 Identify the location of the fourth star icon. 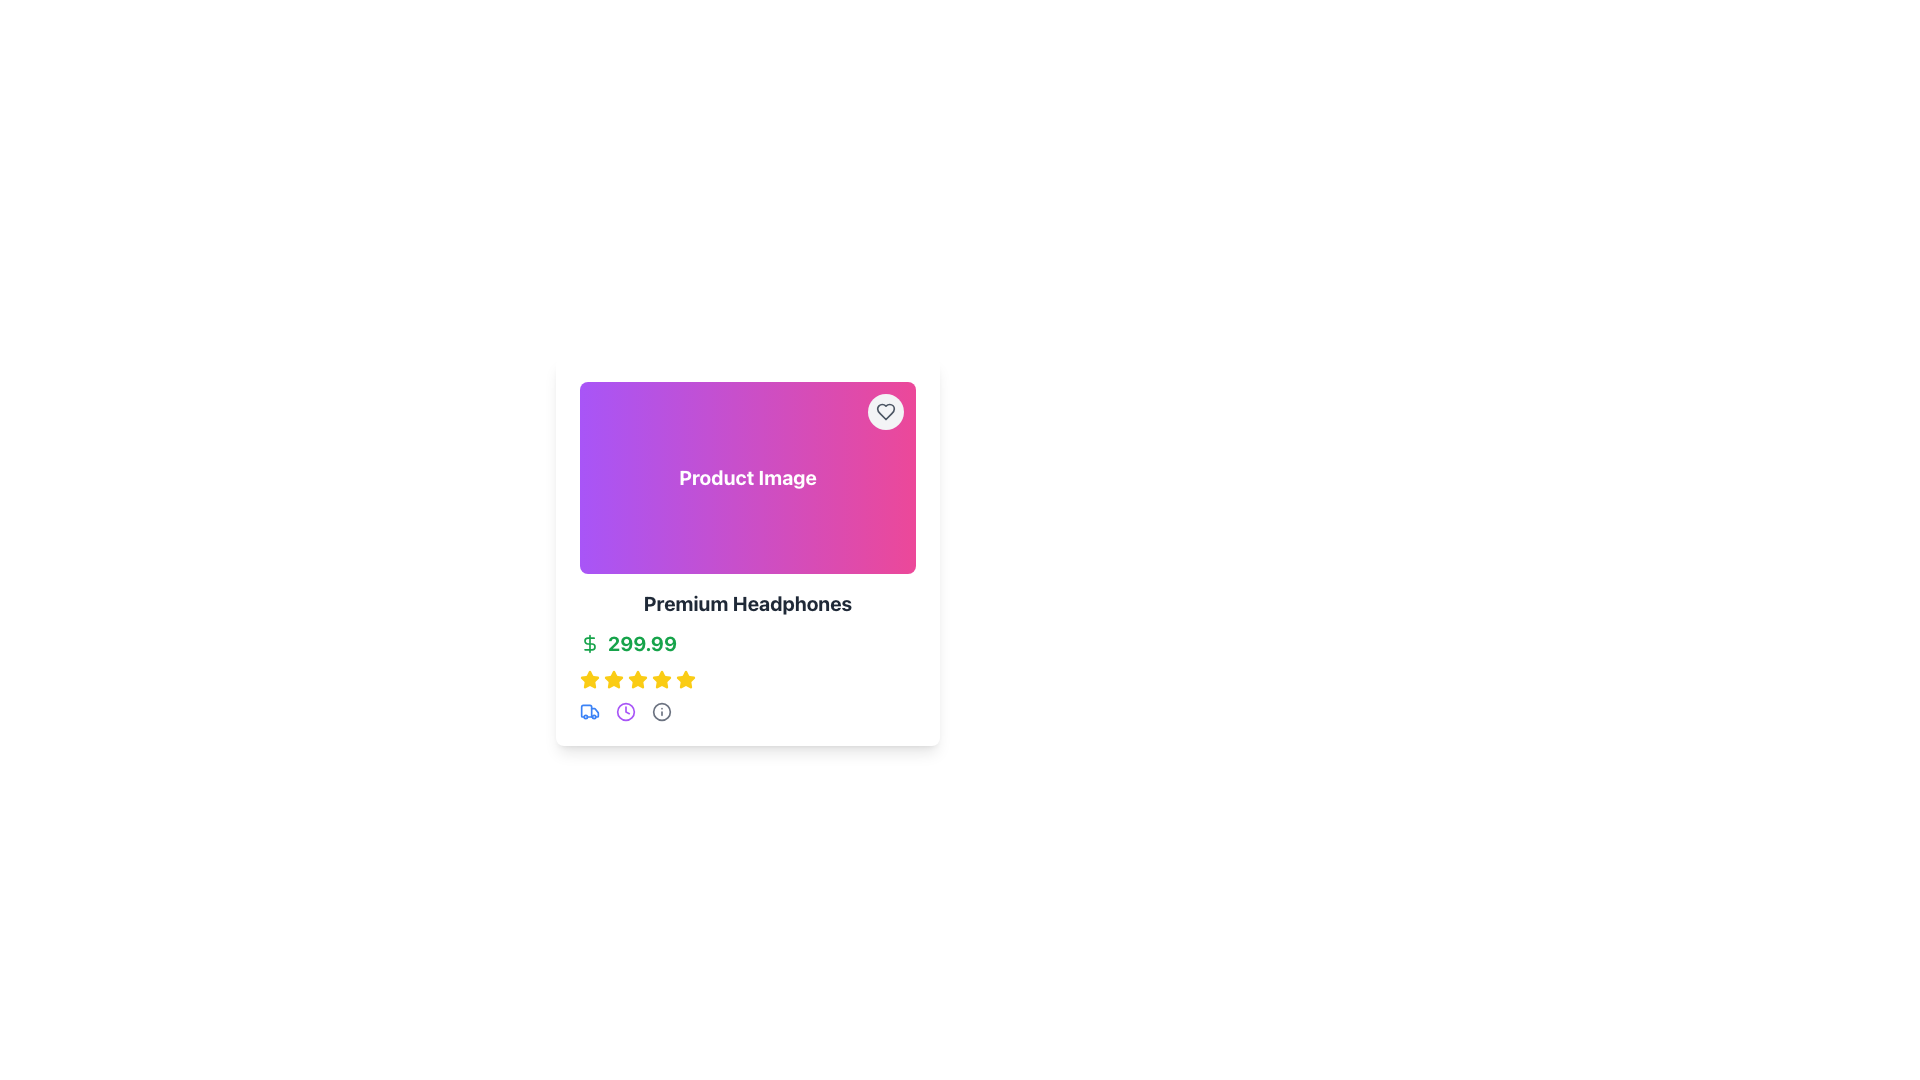
(637, 678).